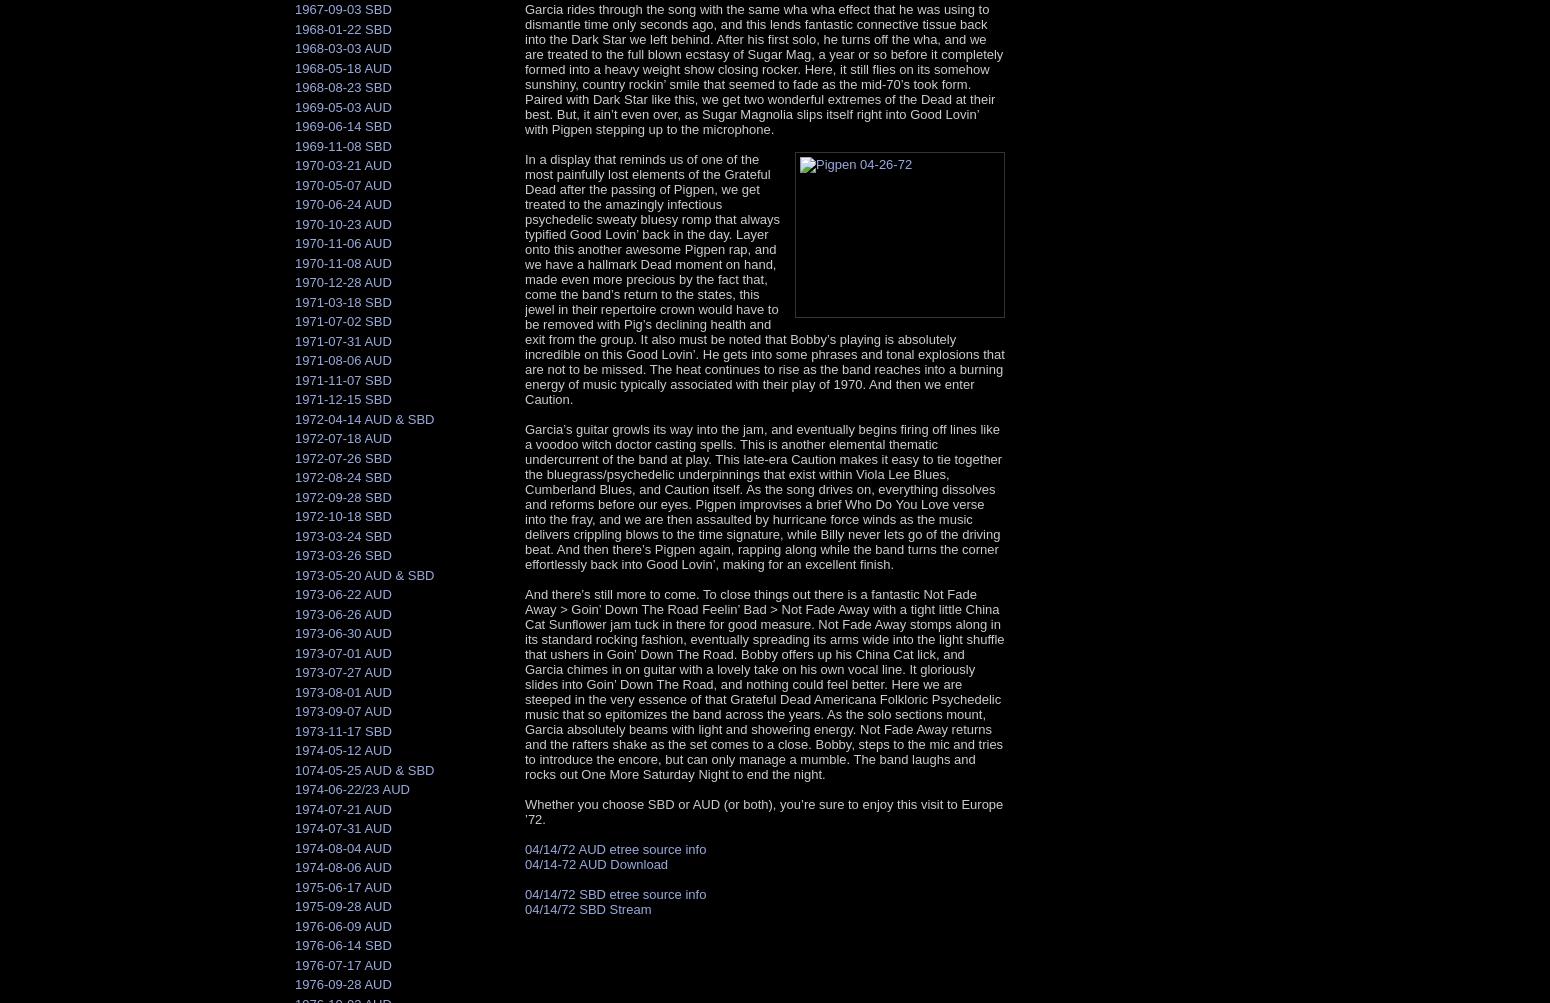  What do you see at coordinates (363, 768) in the screenshot?
I see `'1074-05-25 AUD & SBD'` at bounding box center [363, 768].